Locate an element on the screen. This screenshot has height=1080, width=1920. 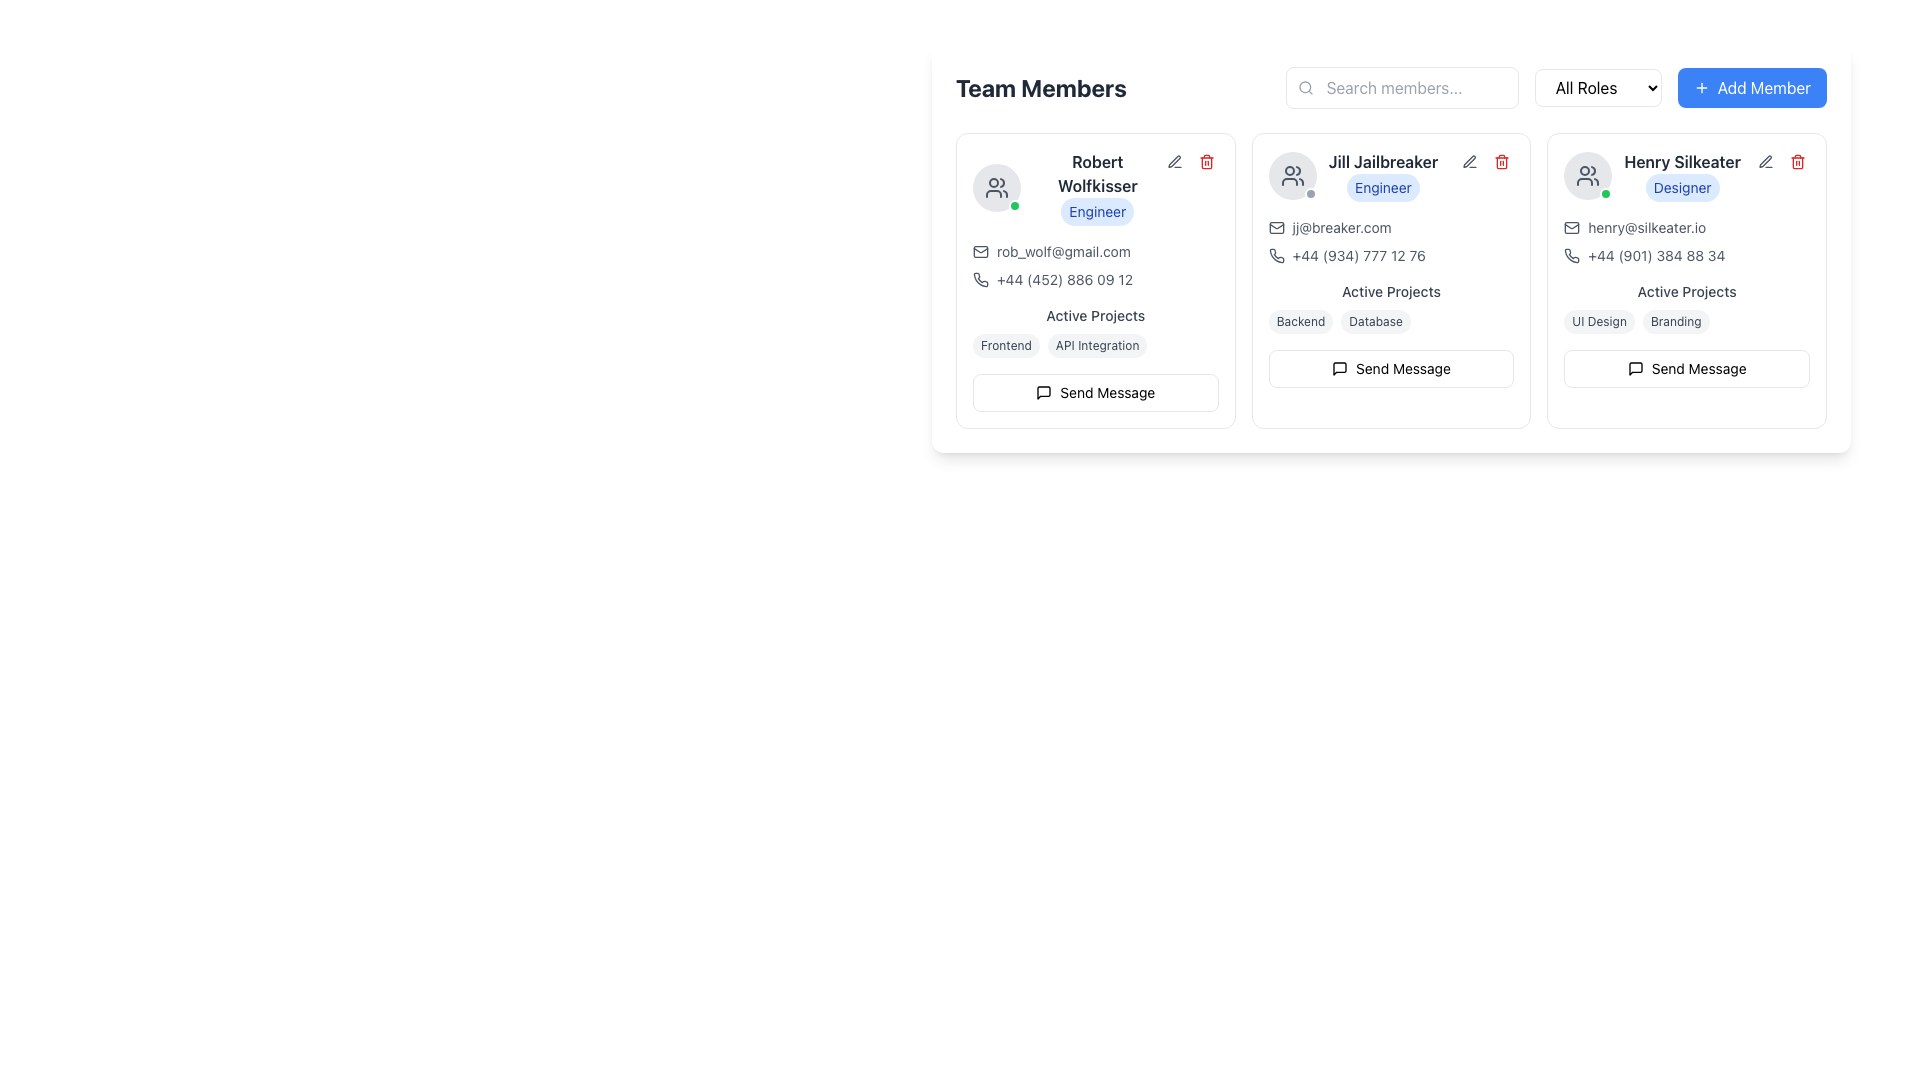
the Text Block with Badge displaying 'Henry Silkeater' and the badge labeled 'Designer' with a blue background, located in the rightmost card of the team members layout is located at coordinates (1681, 175).